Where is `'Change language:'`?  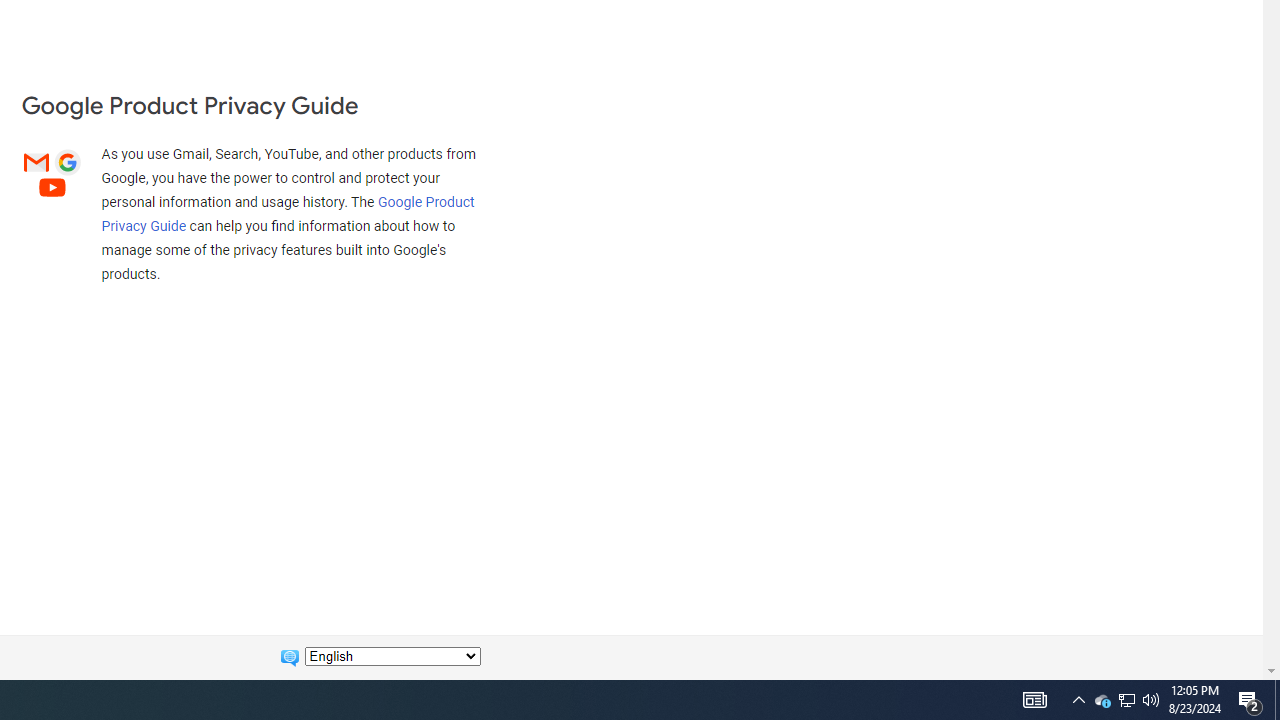
'Change language:' is located at coordinates (392, 656).